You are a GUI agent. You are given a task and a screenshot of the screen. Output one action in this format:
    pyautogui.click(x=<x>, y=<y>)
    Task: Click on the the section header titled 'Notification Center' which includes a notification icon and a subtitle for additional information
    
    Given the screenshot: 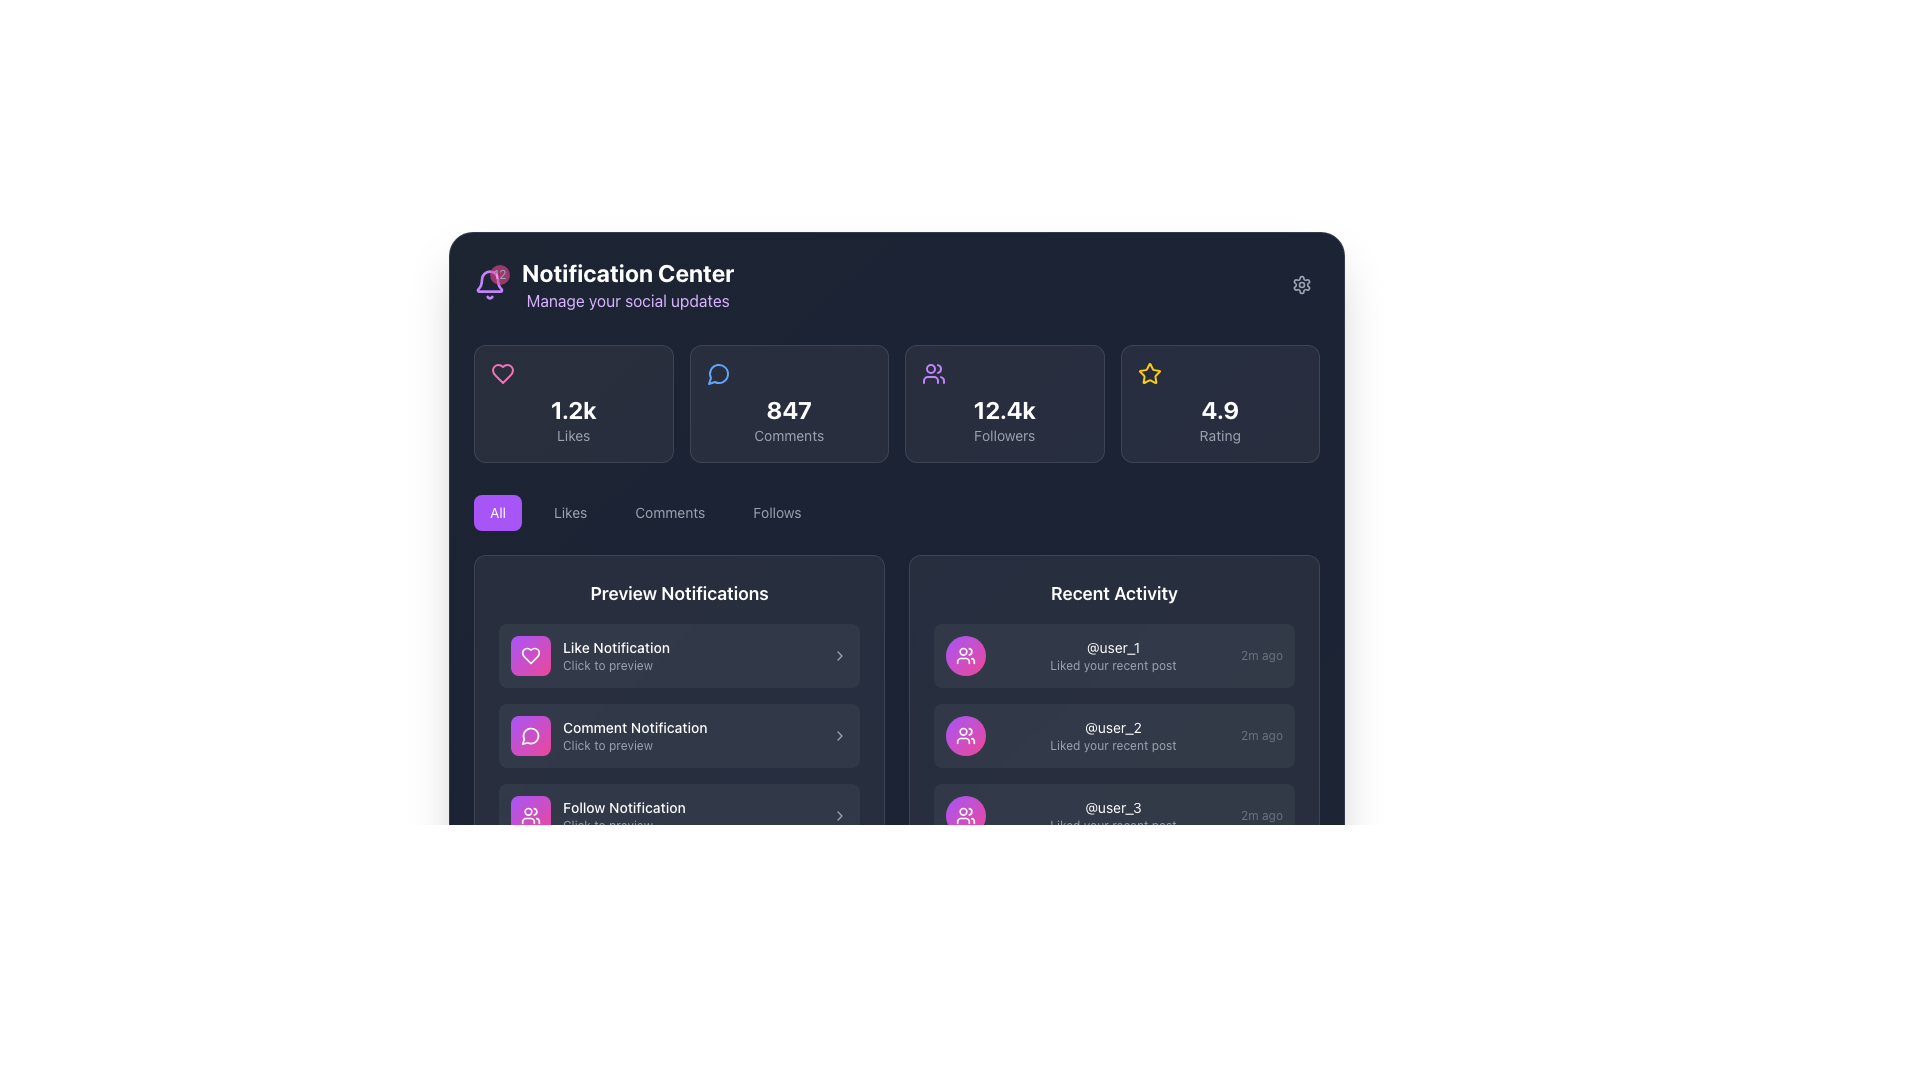 What is the action you would take?
    pyautogui.click(x=603, y=285)
    